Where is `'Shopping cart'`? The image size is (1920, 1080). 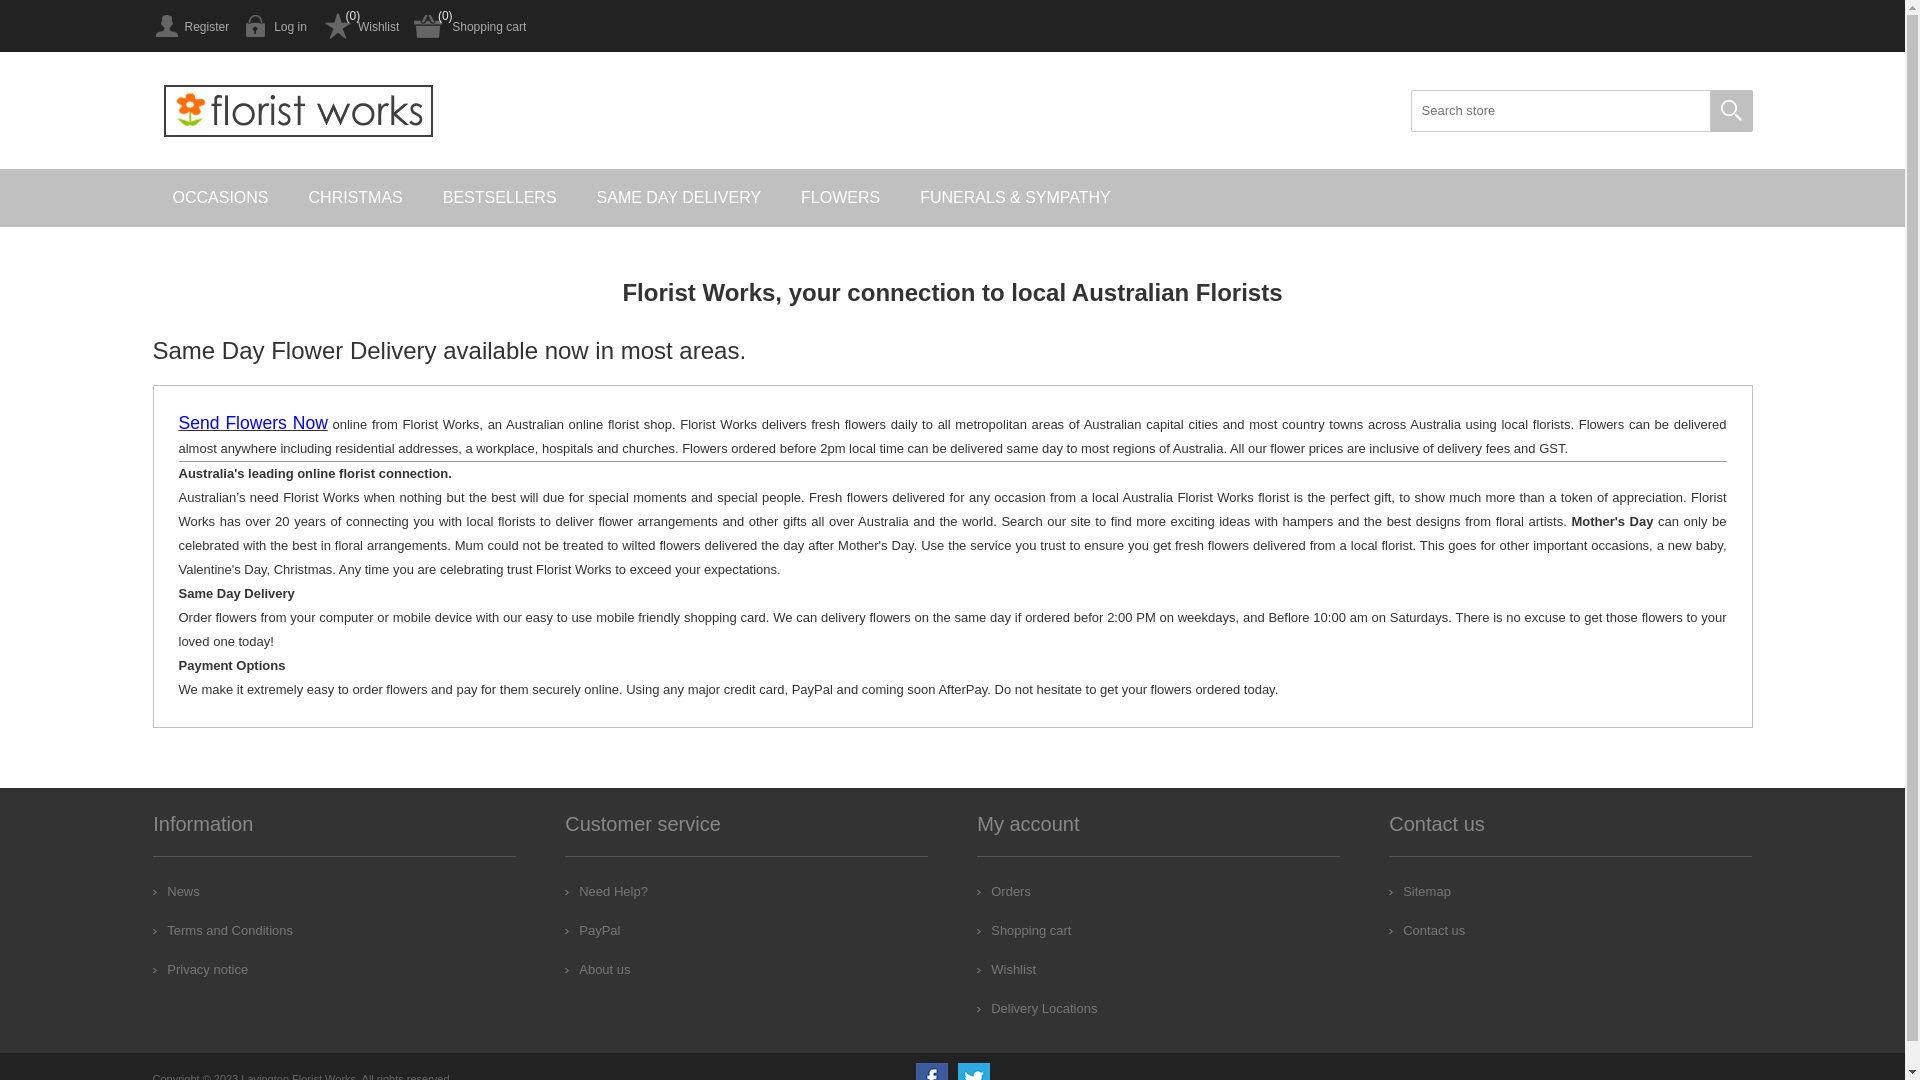 'Shopping cart' is located at coordinates (469, 26).